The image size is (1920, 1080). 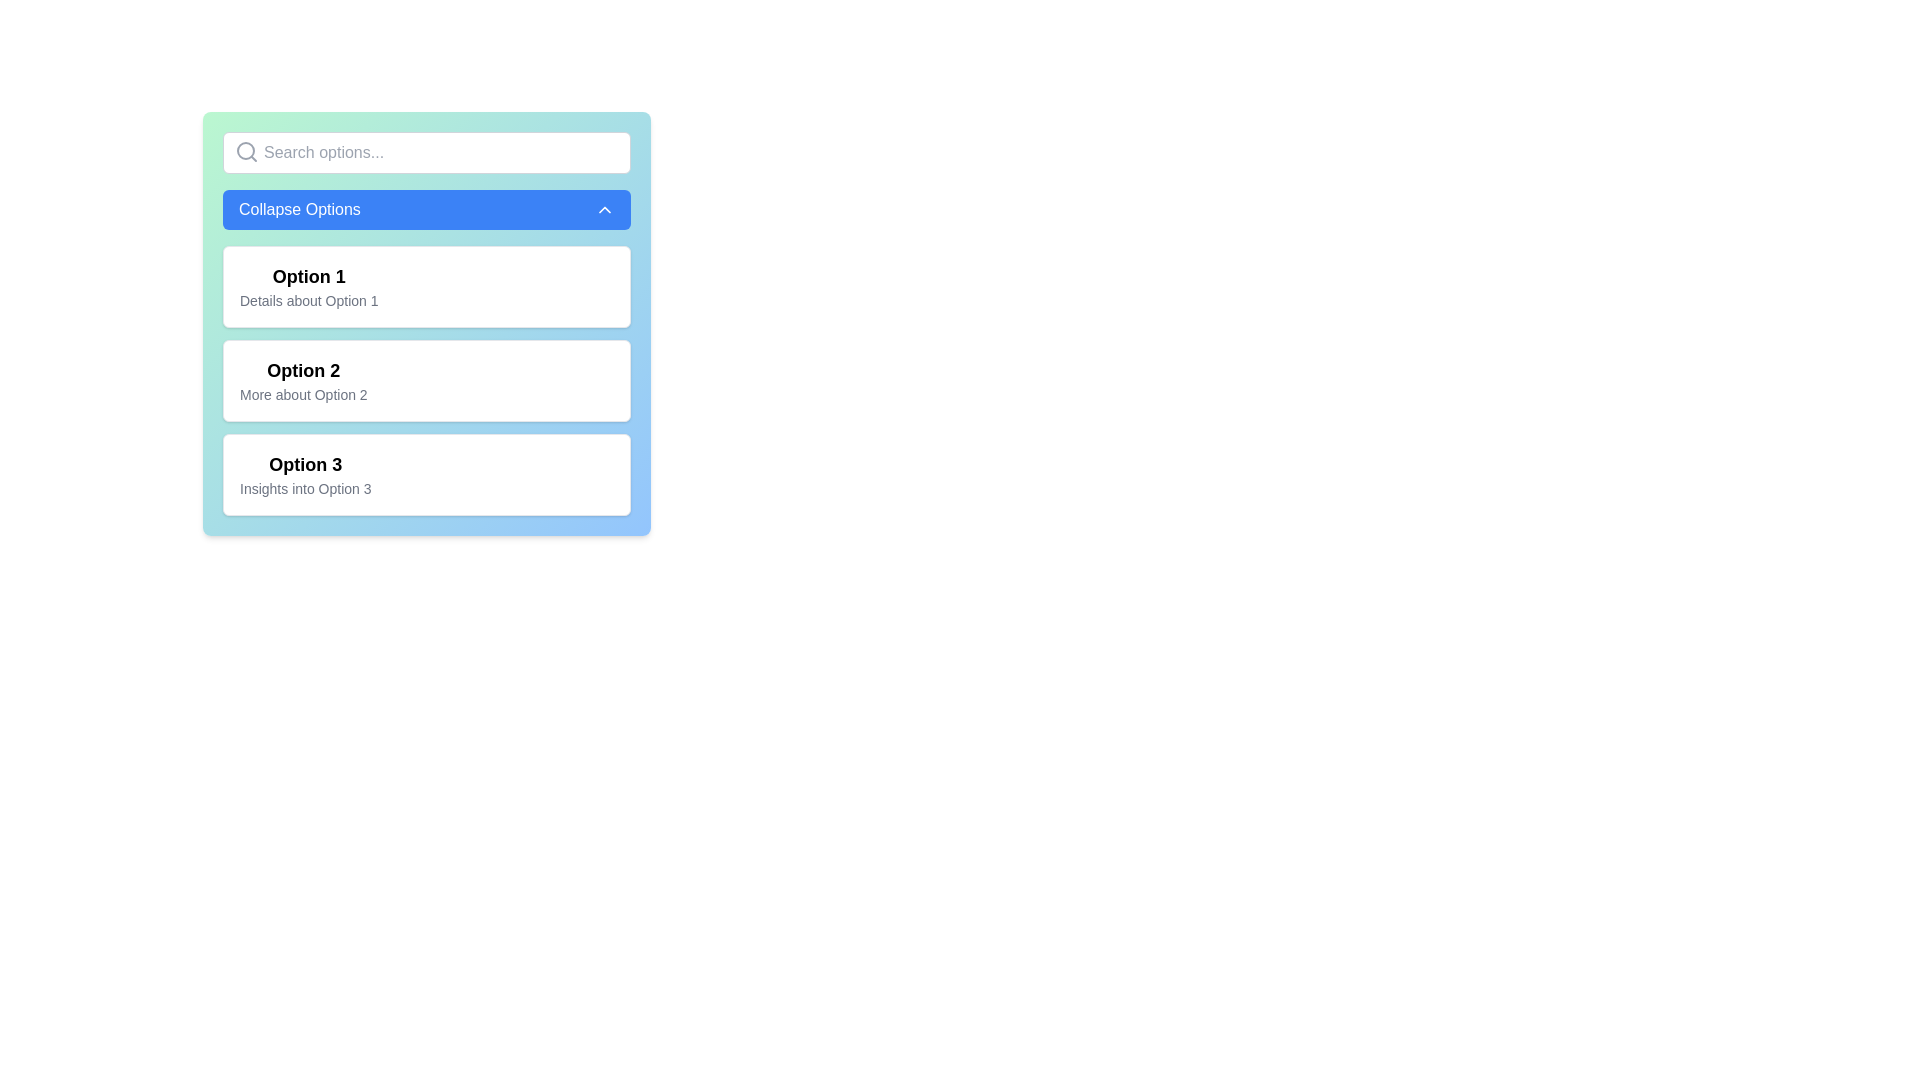 What do you see at coordinates (245, 150) in the screenshot?
I see `the search icon located at the left of the search input field, which serves as a visual cue for search queries` at bounding box center [245, 150].